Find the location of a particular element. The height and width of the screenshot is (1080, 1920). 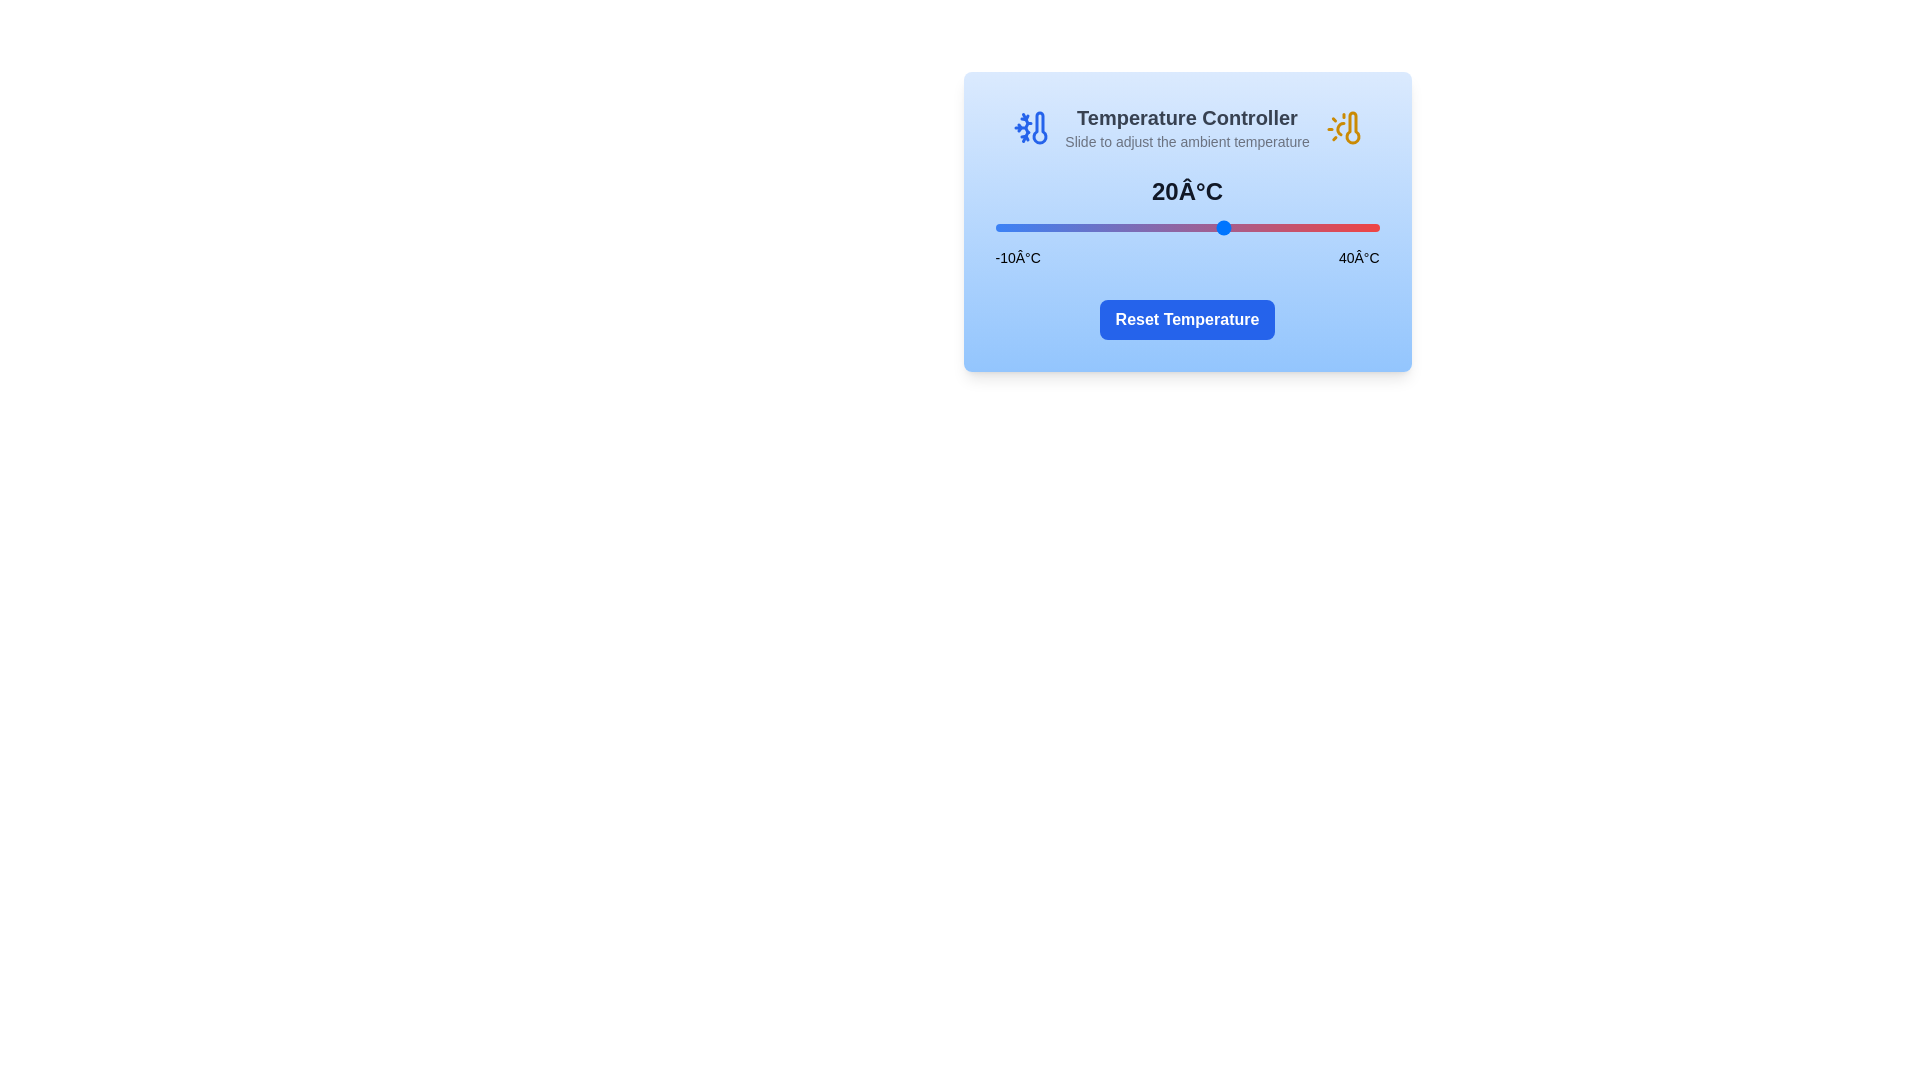

the cooling icon in the Temperature Controller interface, located to the far left beside the title text 'Temperature Controller' is located at coordinates (1027, 119).